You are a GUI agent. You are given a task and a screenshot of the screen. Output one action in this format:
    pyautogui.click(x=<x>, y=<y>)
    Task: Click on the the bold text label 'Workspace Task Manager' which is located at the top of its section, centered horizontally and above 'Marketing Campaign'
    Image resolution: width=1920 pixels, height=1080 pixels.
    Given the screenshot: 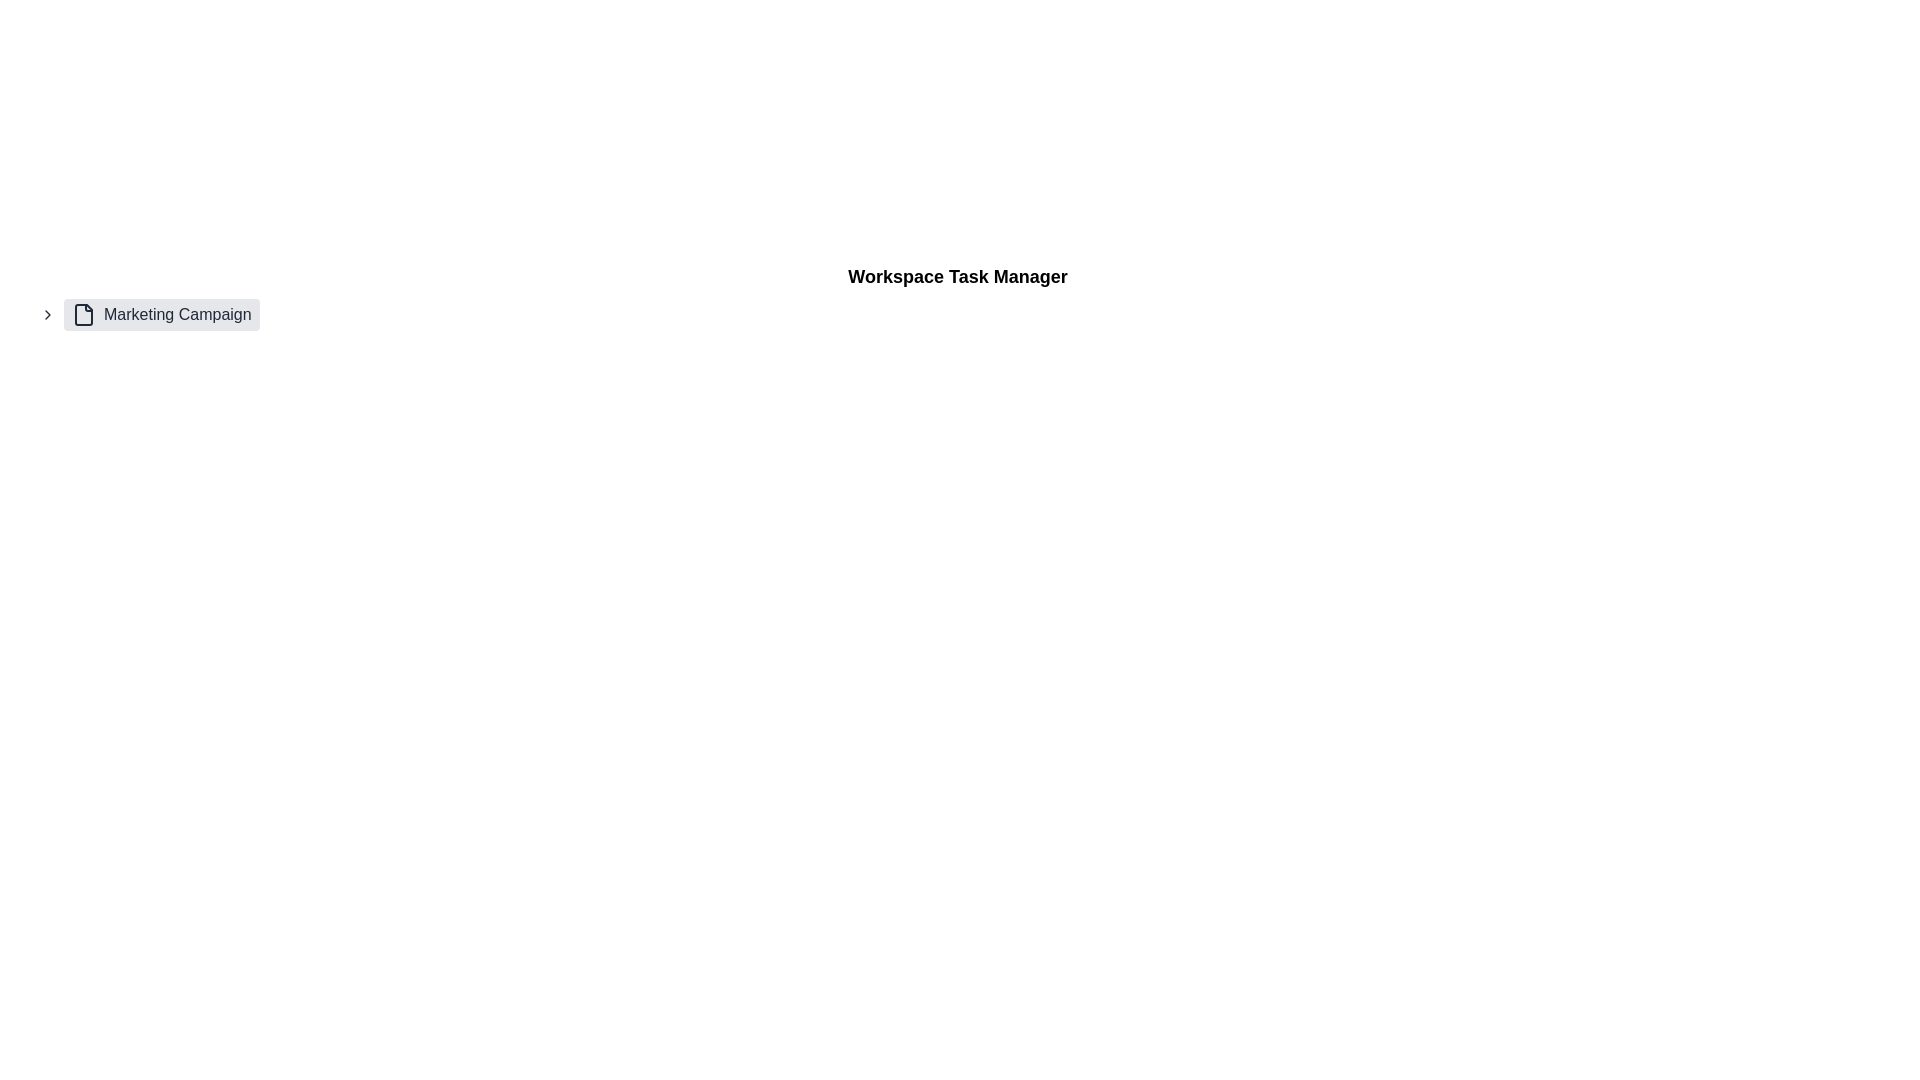 What is the action you would take?
    pyautogui.click(x=957, y=277)
    